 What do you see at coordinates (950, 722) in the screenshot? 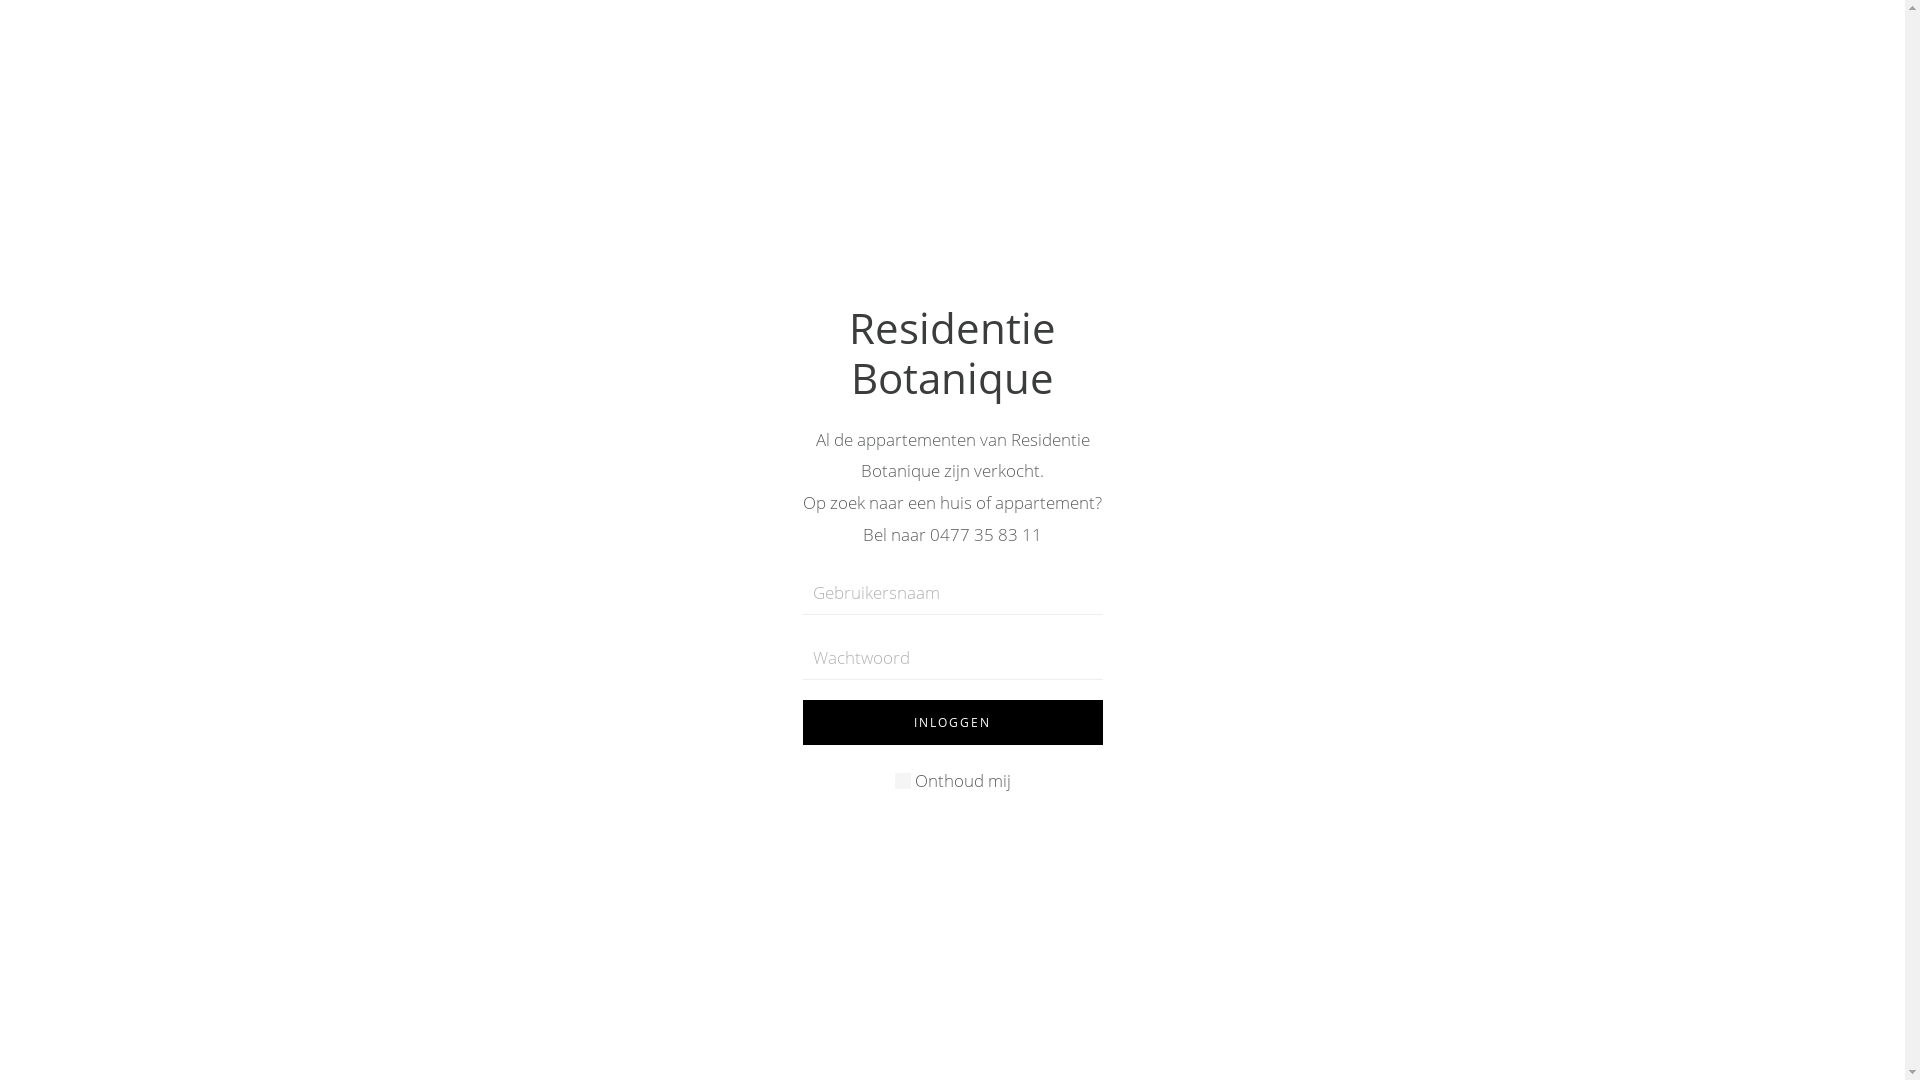
I see `'INLOGGEN'` at bounding box center [950, 722].